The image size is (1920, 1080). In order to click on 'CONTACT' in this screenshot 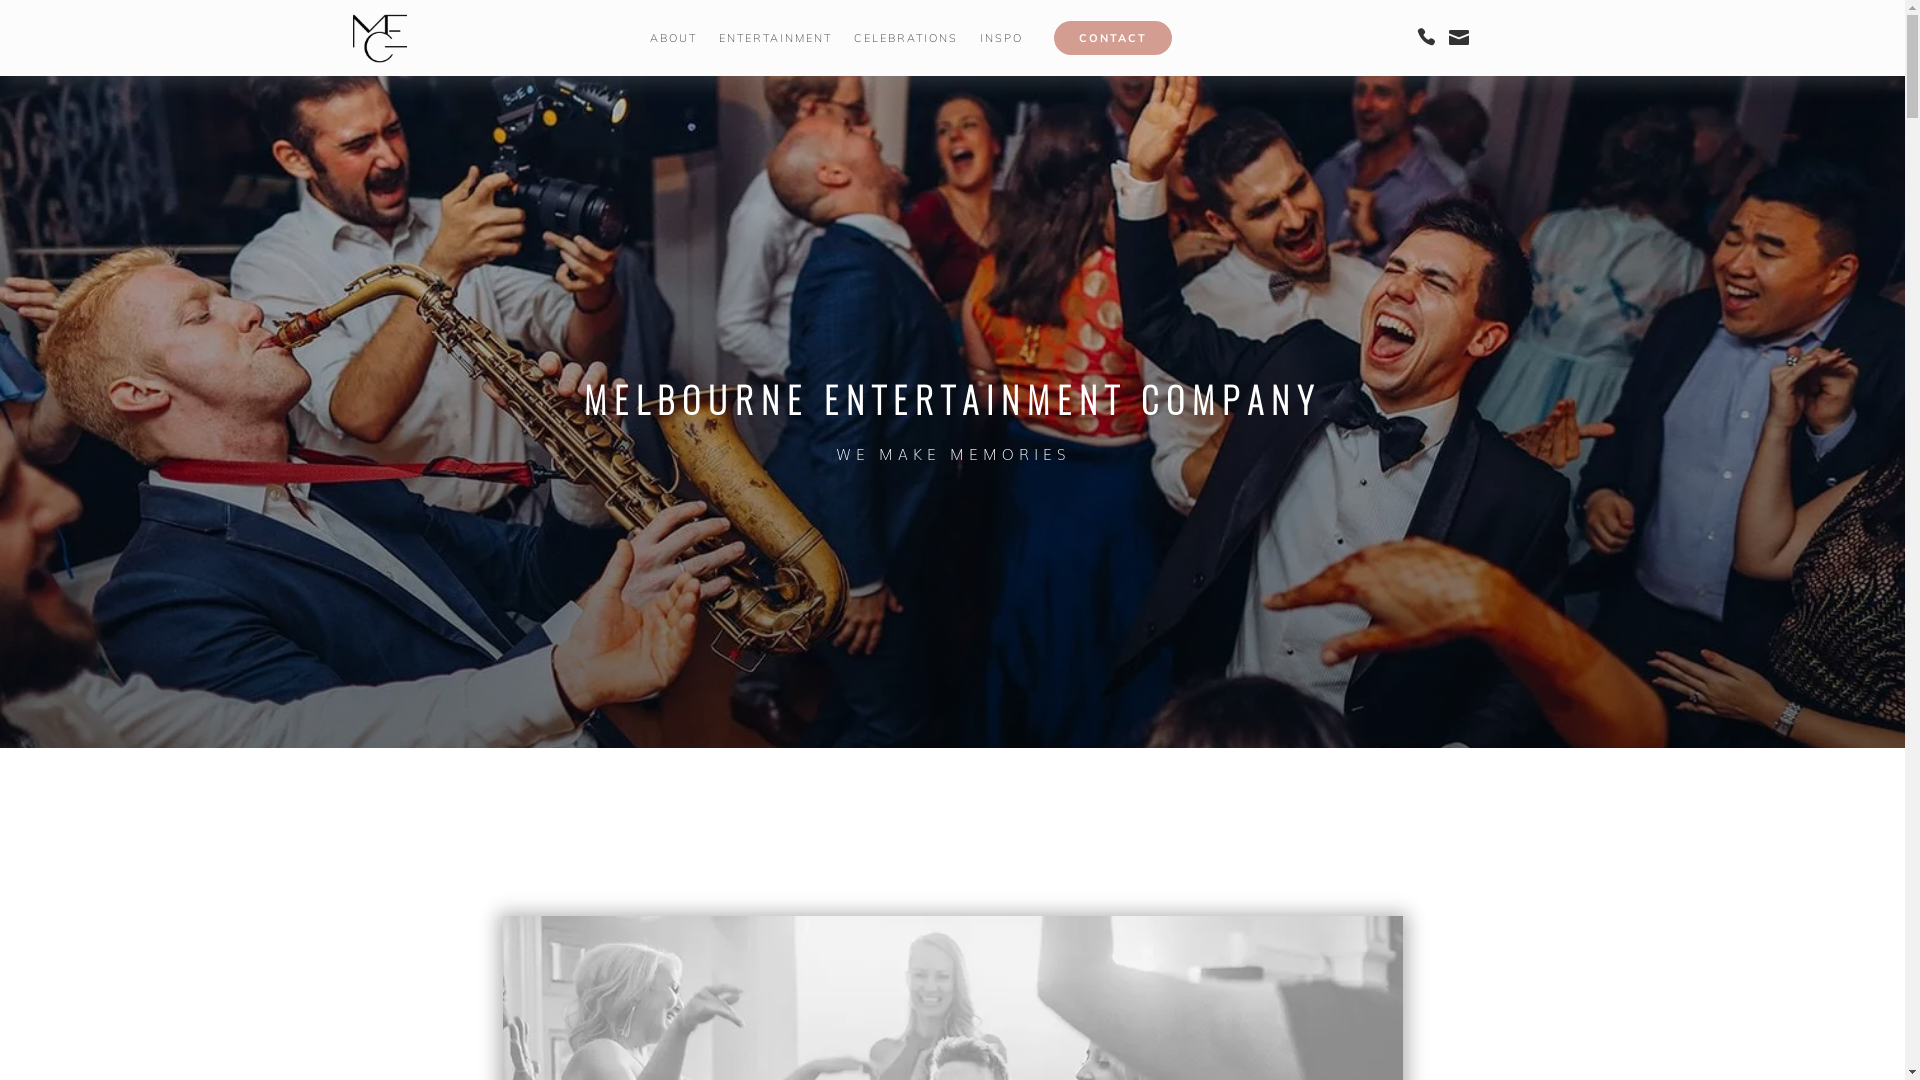, I will do `click(1112, 38)`.